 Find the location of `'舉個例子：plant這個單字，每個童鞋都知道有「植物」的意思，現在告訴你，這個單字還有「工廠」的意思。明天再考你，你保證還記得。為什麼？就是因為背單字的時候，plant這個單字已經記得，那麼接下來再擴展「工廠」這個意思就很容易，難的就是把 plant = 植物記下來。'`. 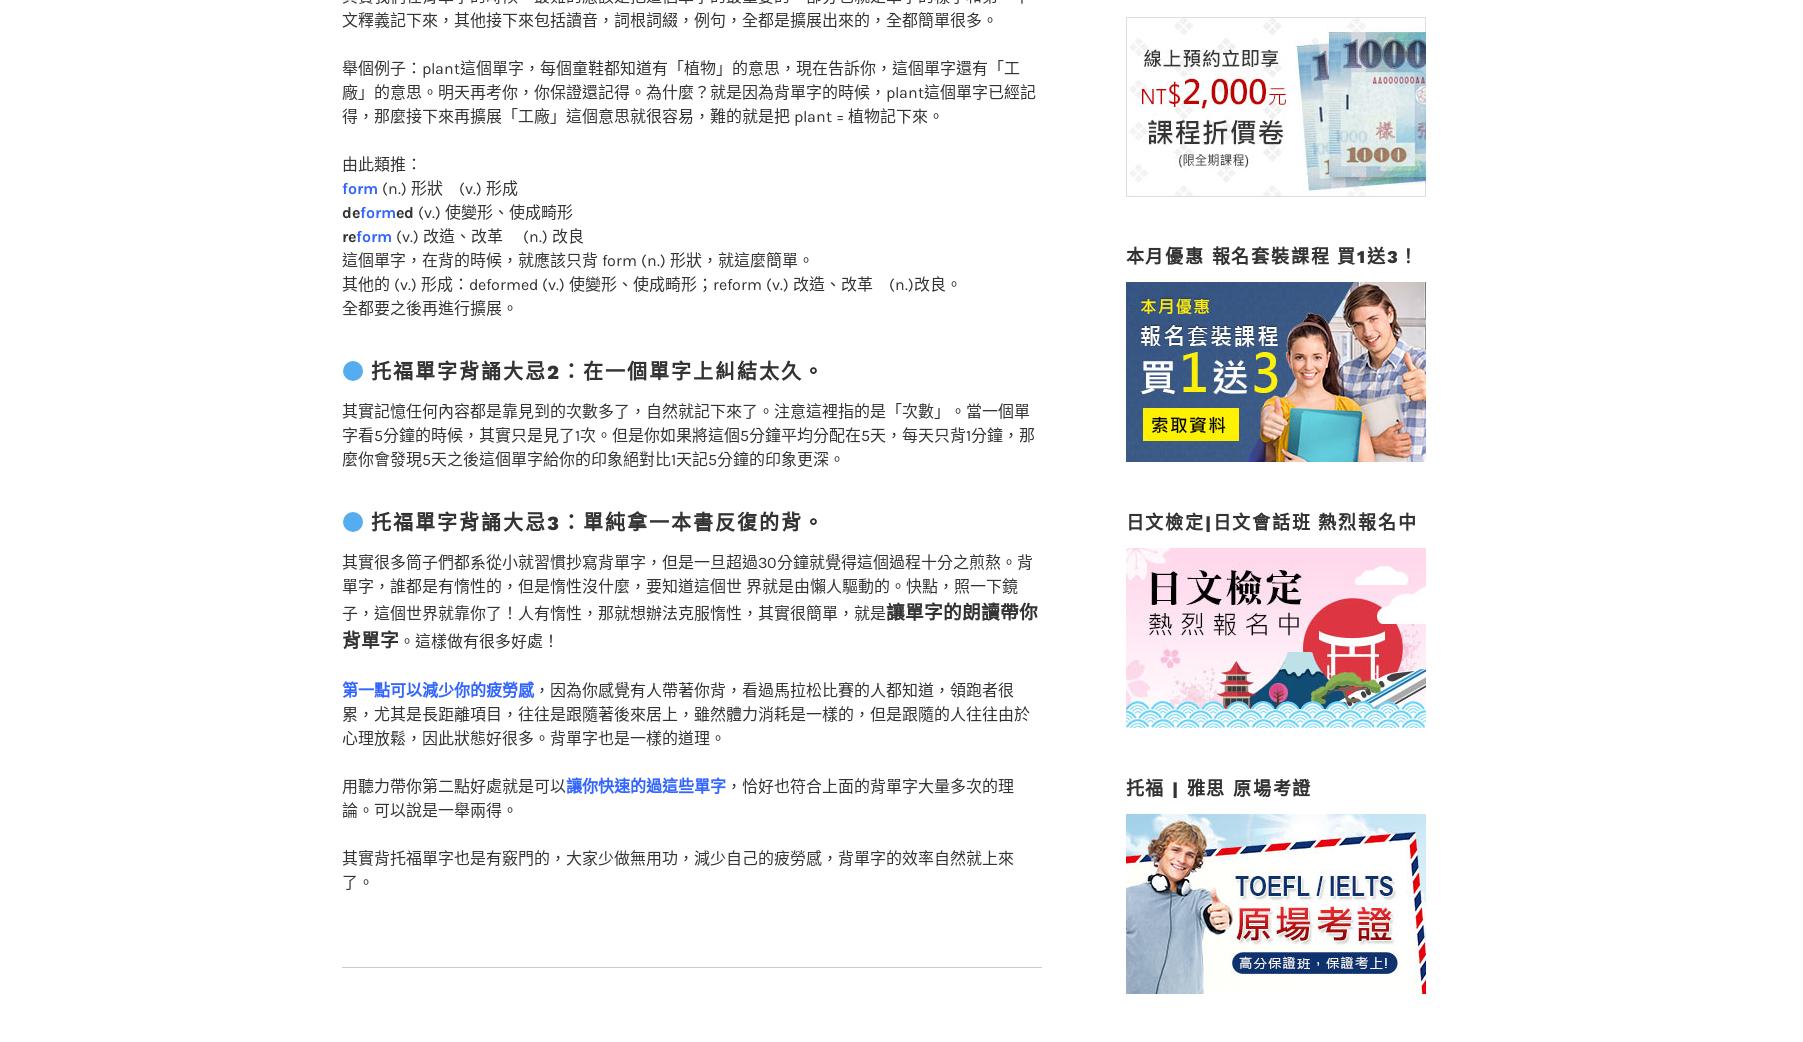

'舉個例子：plant這個單字，每個童鞋都知道有「植物」的意思，現在告訴你，這個單字還有「工廠」的意思。明天再考你，你保證還記得。為什麼？就是因為背單字的時候，plant這個單字已經記得，那麼接下來再擴展「工廠」這個意思就很容易，難的就是把 plant = 植物記下來。' is located at coordinates (339, 51).